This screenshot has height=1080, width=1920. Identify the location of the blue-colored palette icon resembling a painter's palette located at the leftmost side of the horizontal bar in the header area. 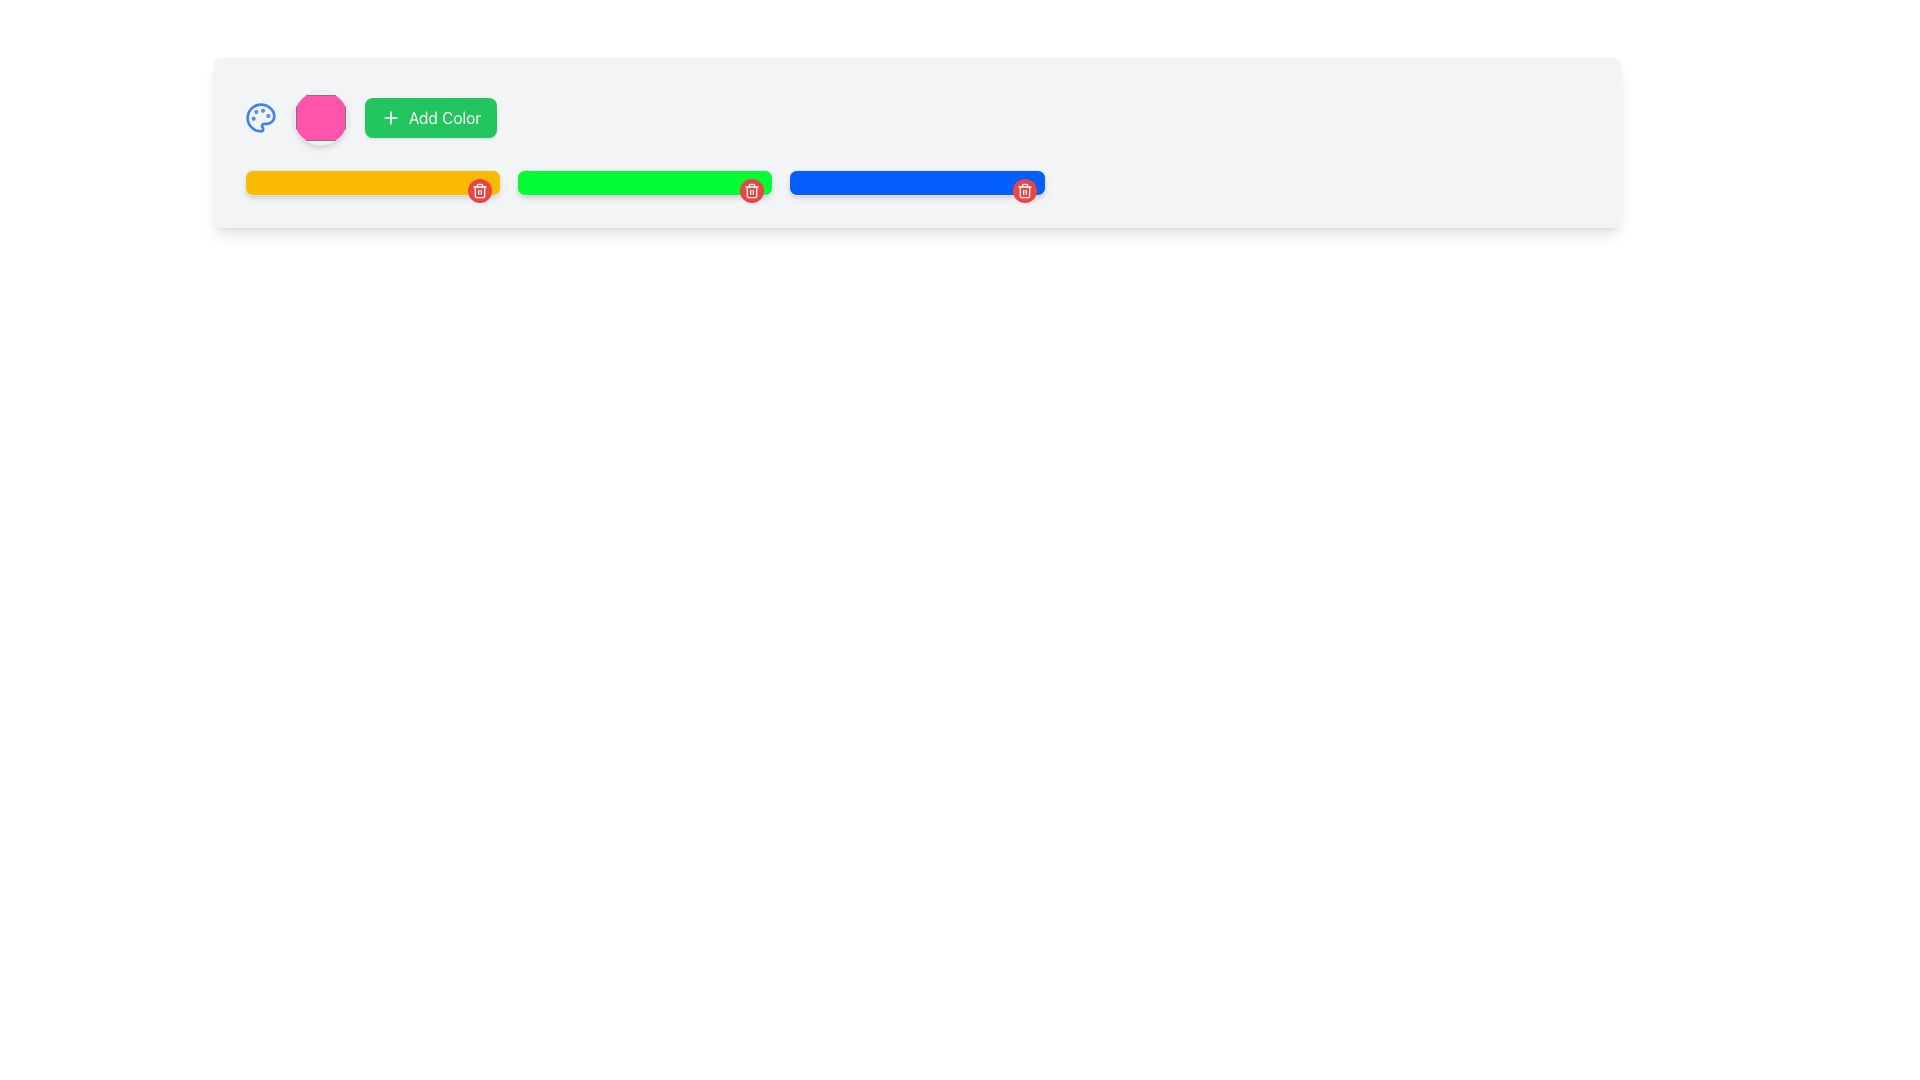
(259, 118).